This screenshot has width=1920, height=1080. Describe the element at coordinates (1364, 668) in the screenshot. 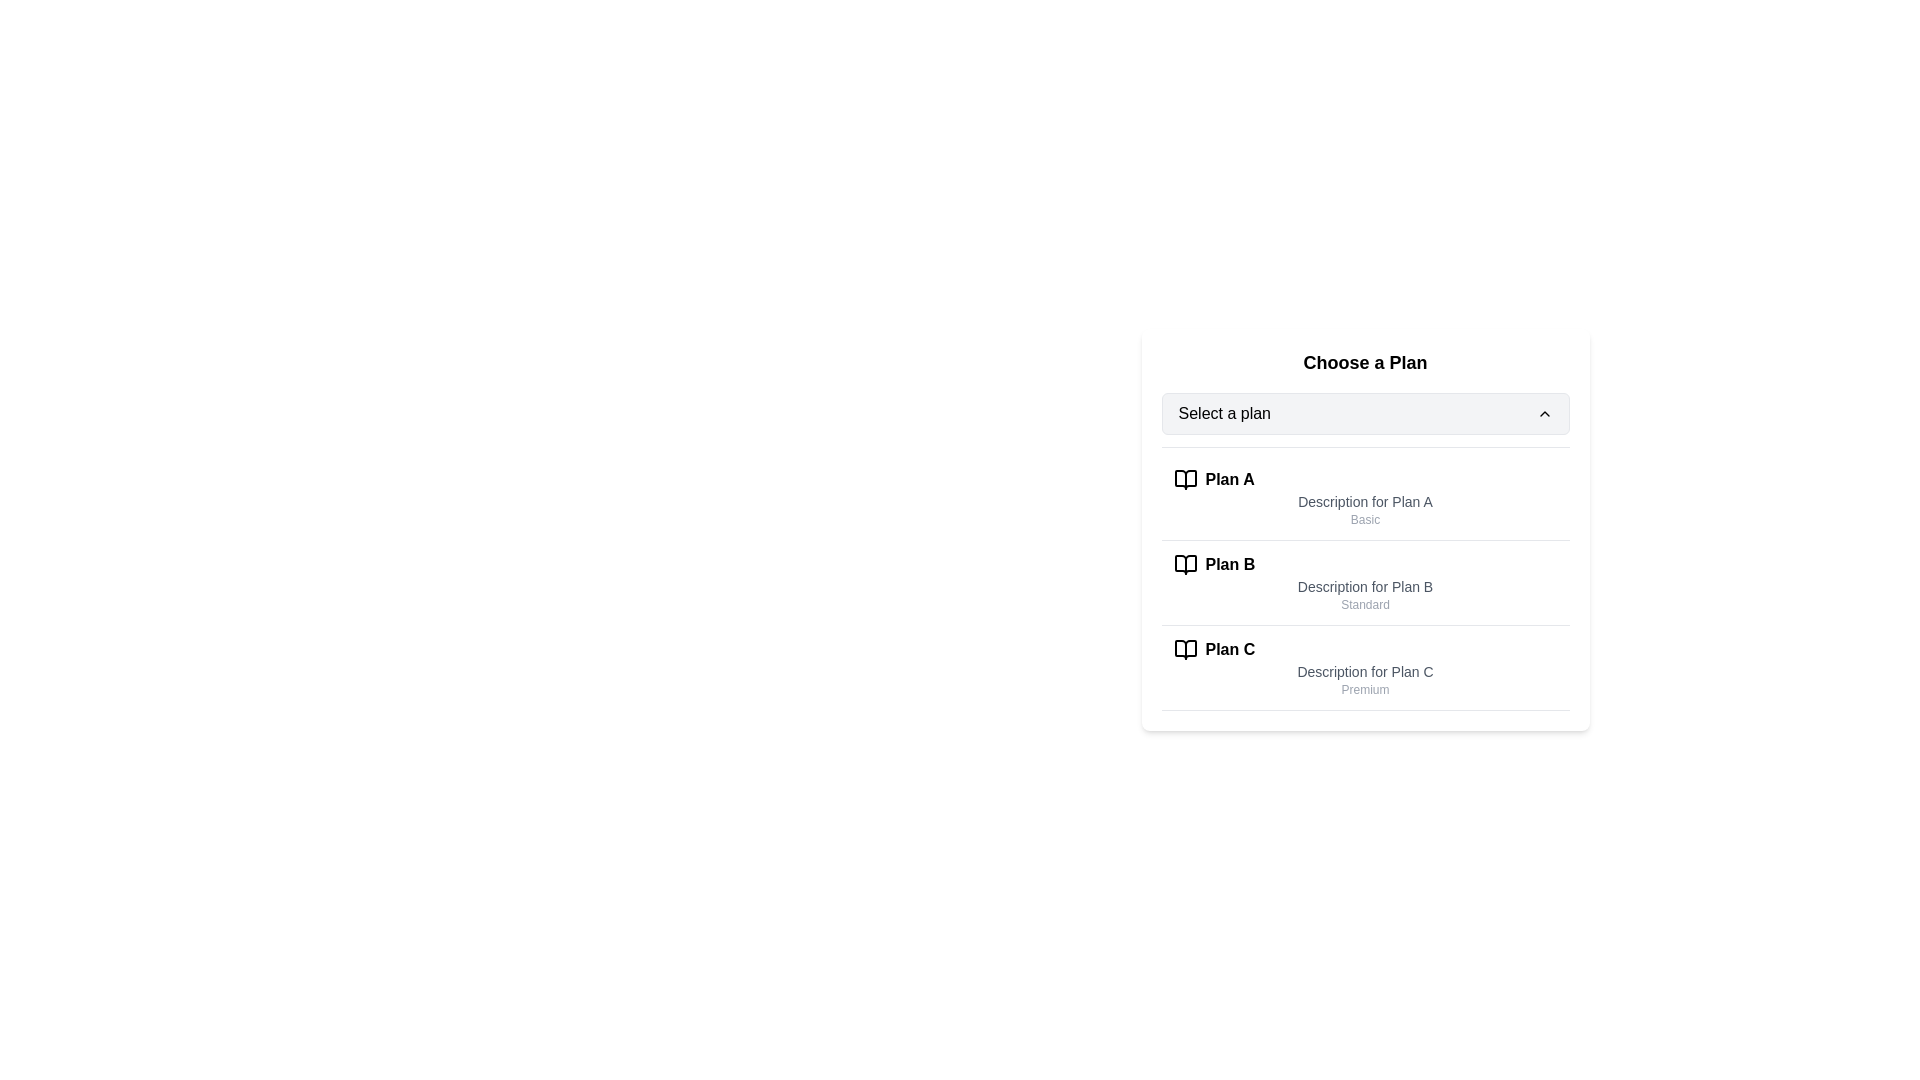

I see `the third list item representing the selectable choice for 'Plan C'` at that location.